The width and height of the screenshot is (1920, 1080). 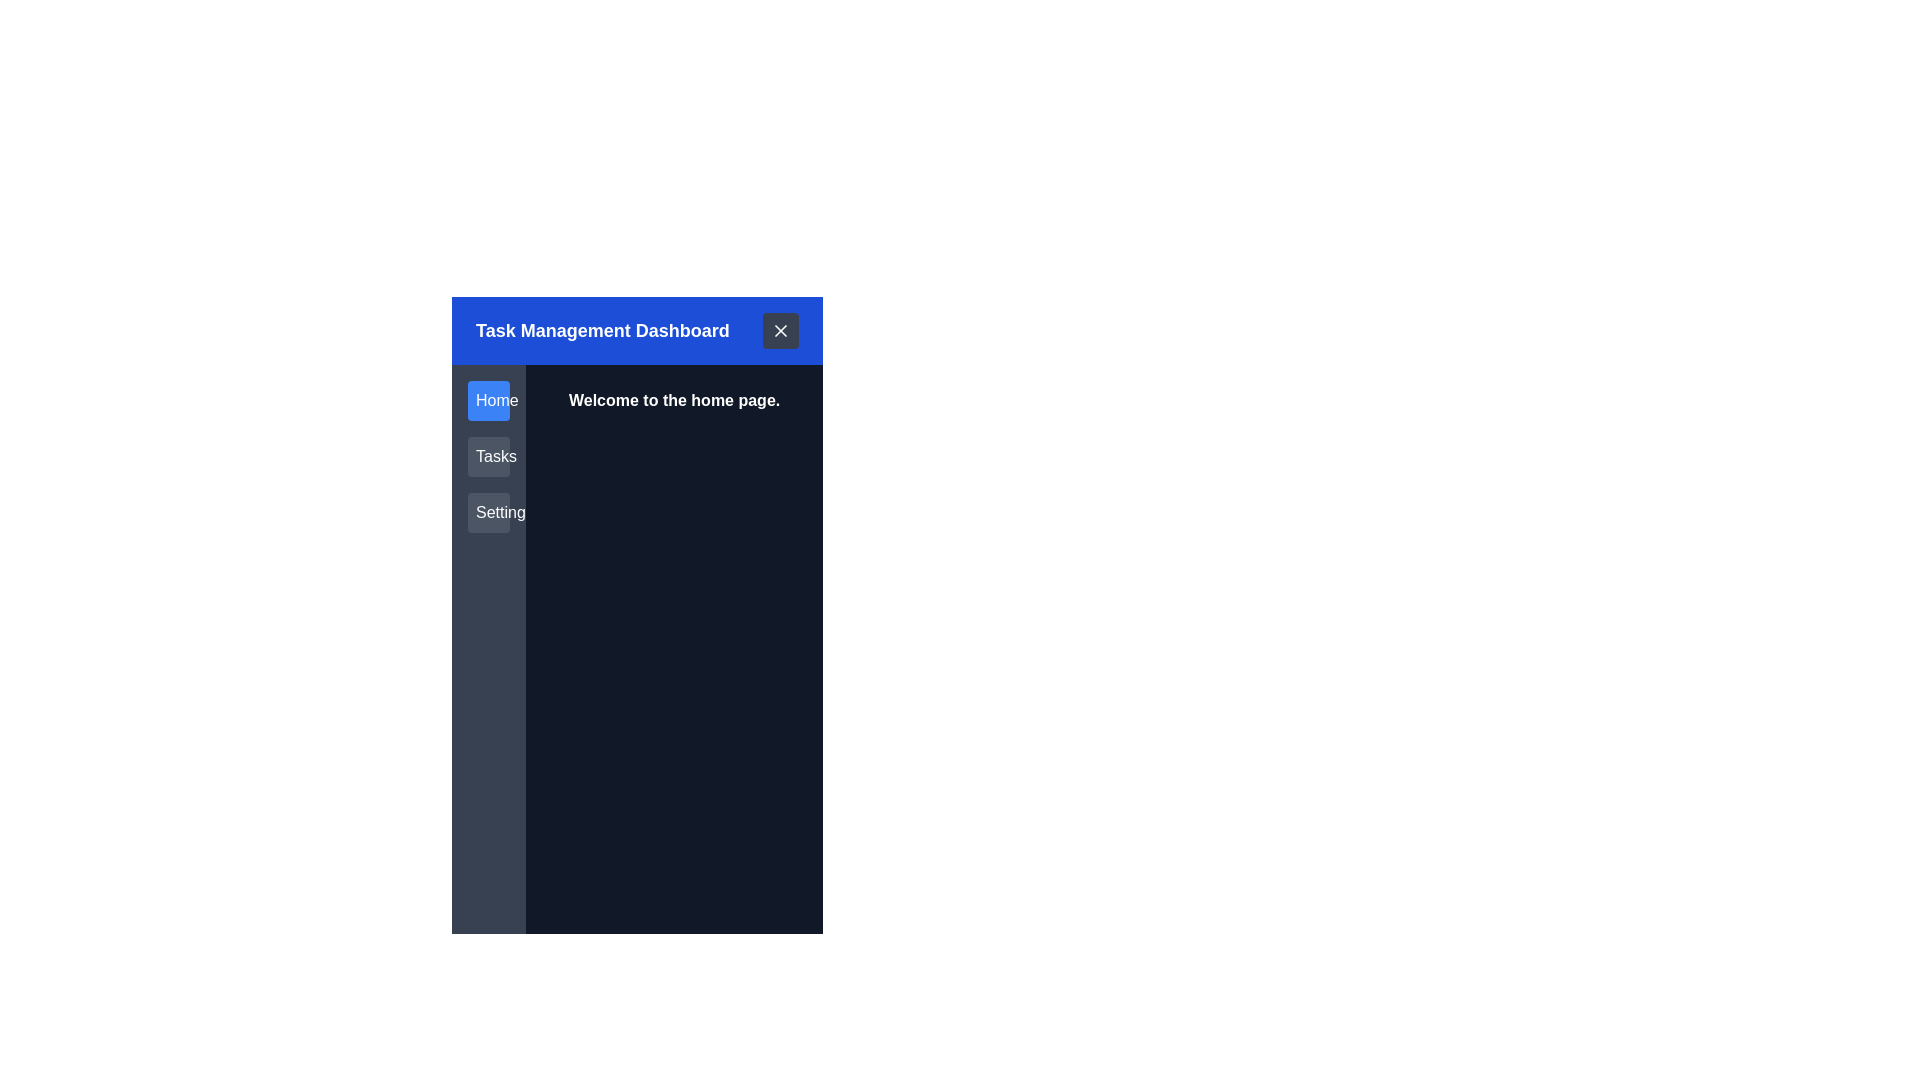 What do you see at coordinates (780, 330) in the screenshot?
I see `the close button located in the top-right corner of the blue header bar labeled 'Task Management Dashboard'` at bounding box center [780, 330].